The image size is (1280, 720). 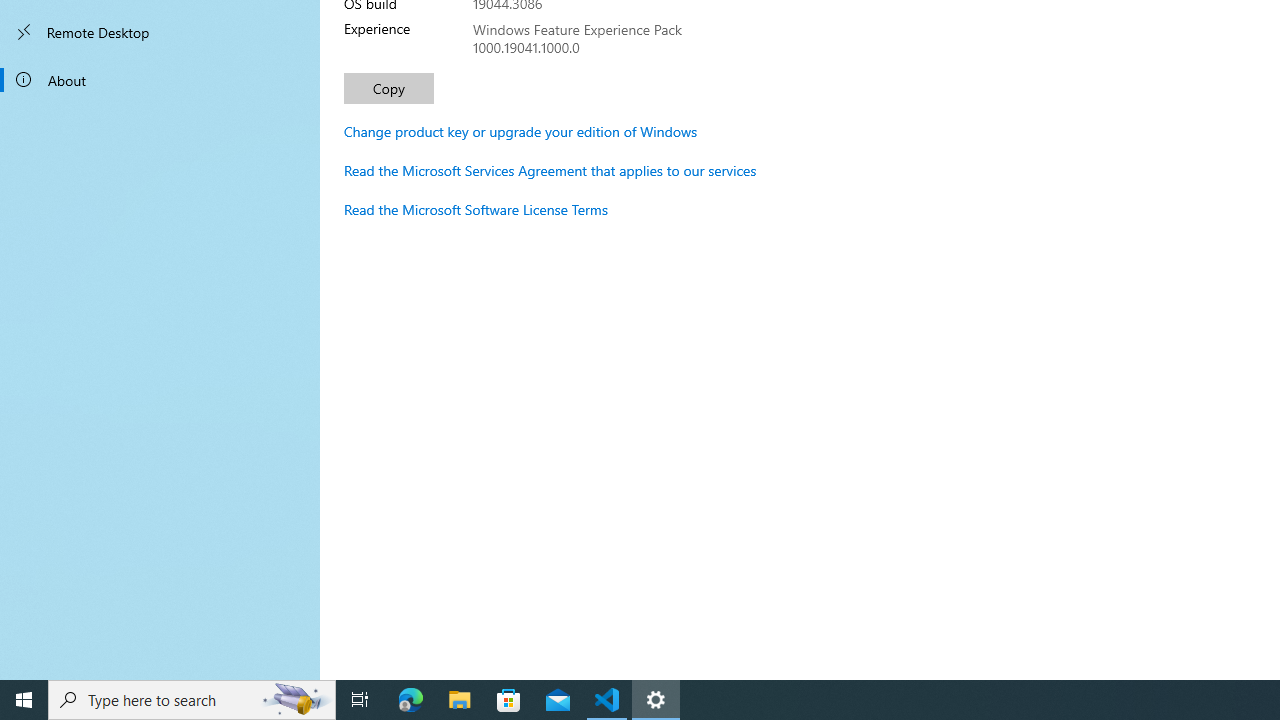 I want to click on 'About', so click(x=160, y=78).